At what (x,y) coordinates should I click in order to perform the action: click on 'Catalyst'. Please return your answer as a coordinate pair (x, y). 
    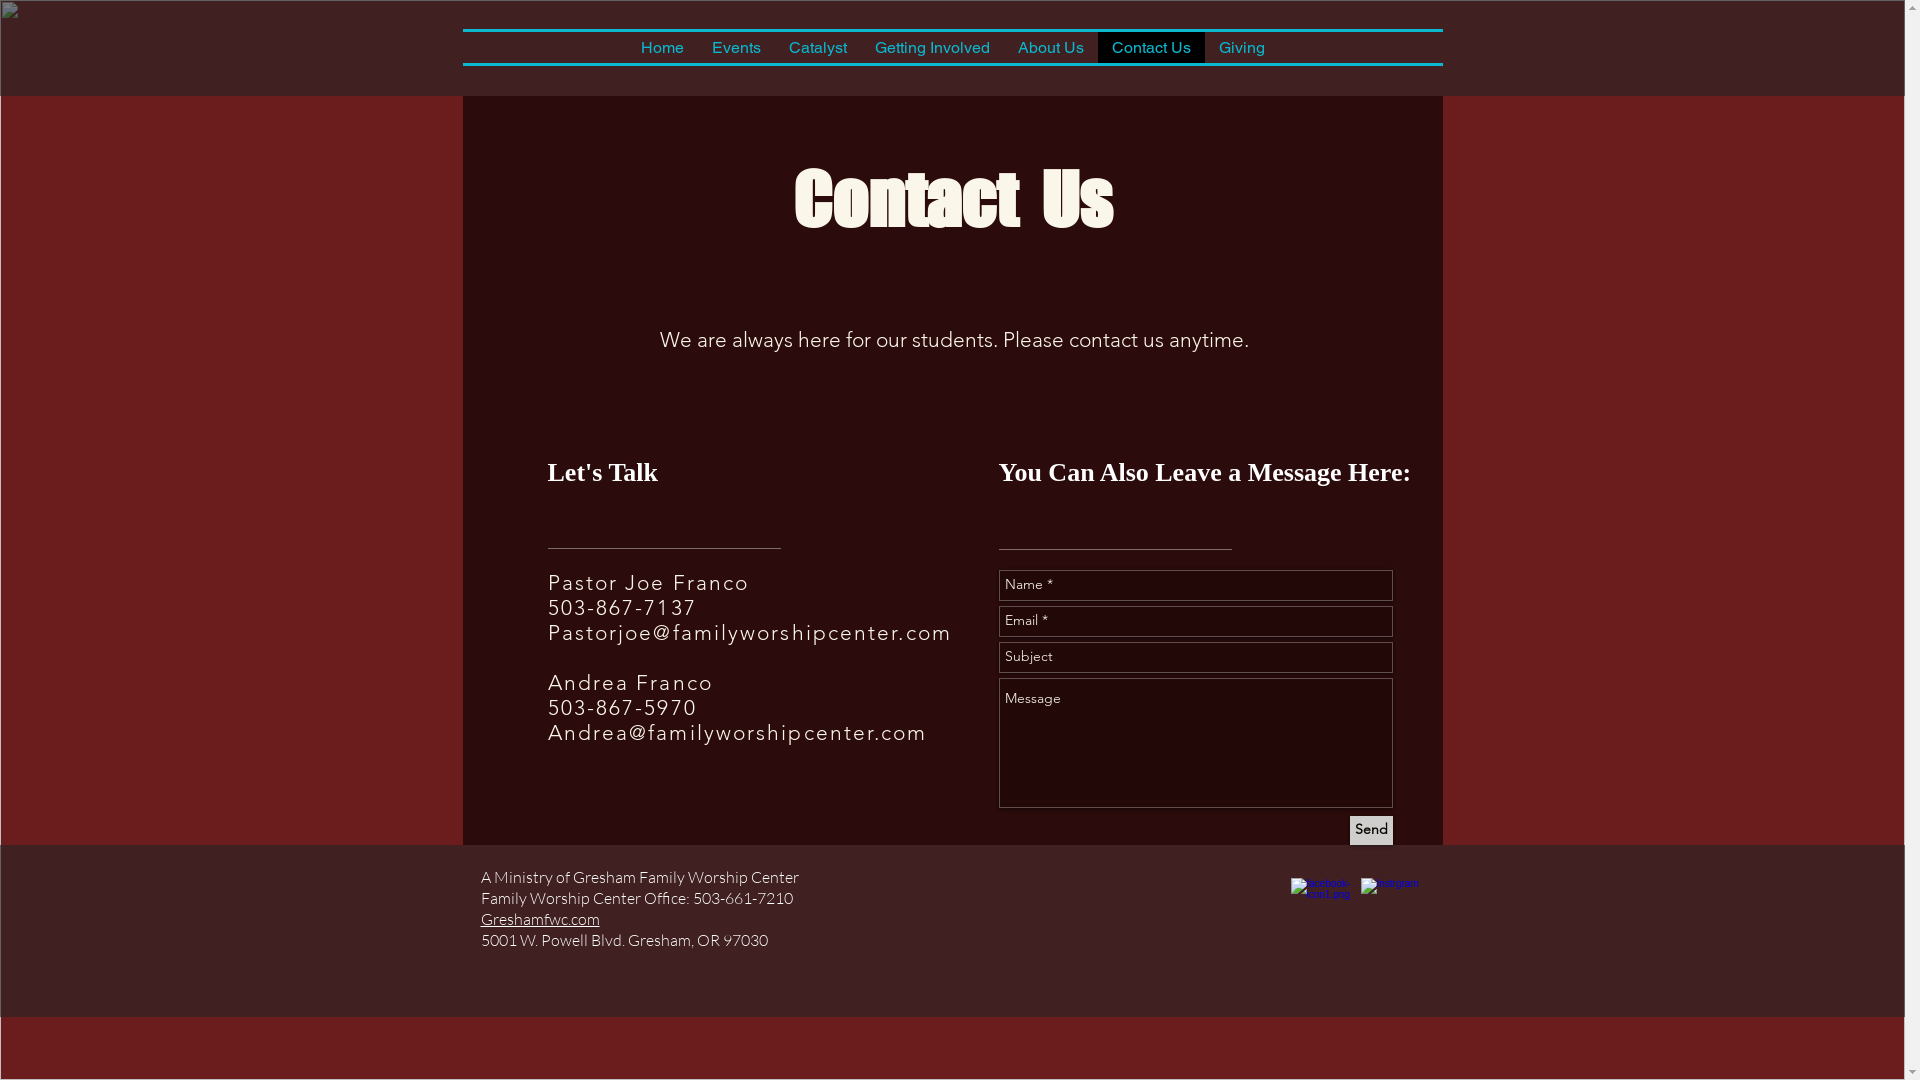
    Looking at the image, I should click on (816, 46).